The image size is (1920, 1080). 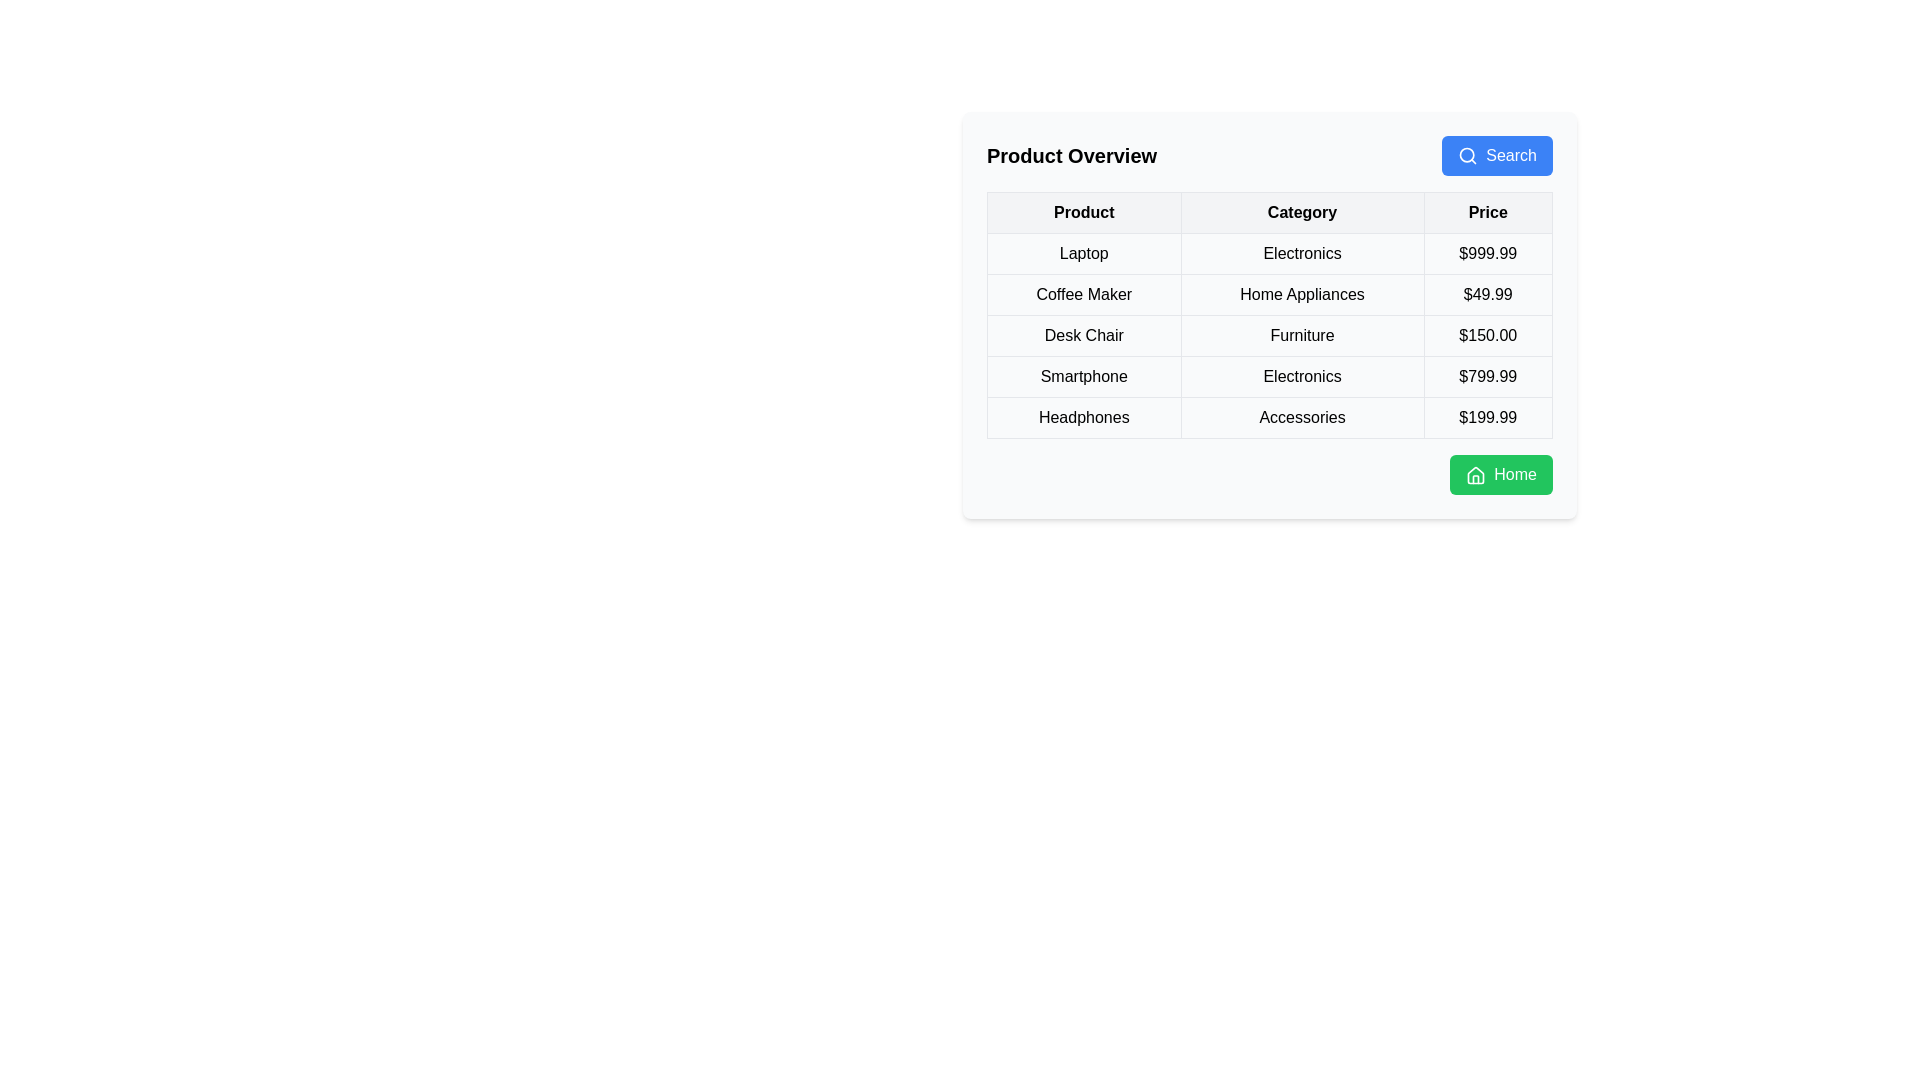 What do you see at coordinates (1083, 416) in the screenshot?
I see `the 'Headphones' label located in the fifth row of the 'Product Overview' table under the 'Product' column, which identifies the product name within a structured table layout` at bounding box center [1083, 416].